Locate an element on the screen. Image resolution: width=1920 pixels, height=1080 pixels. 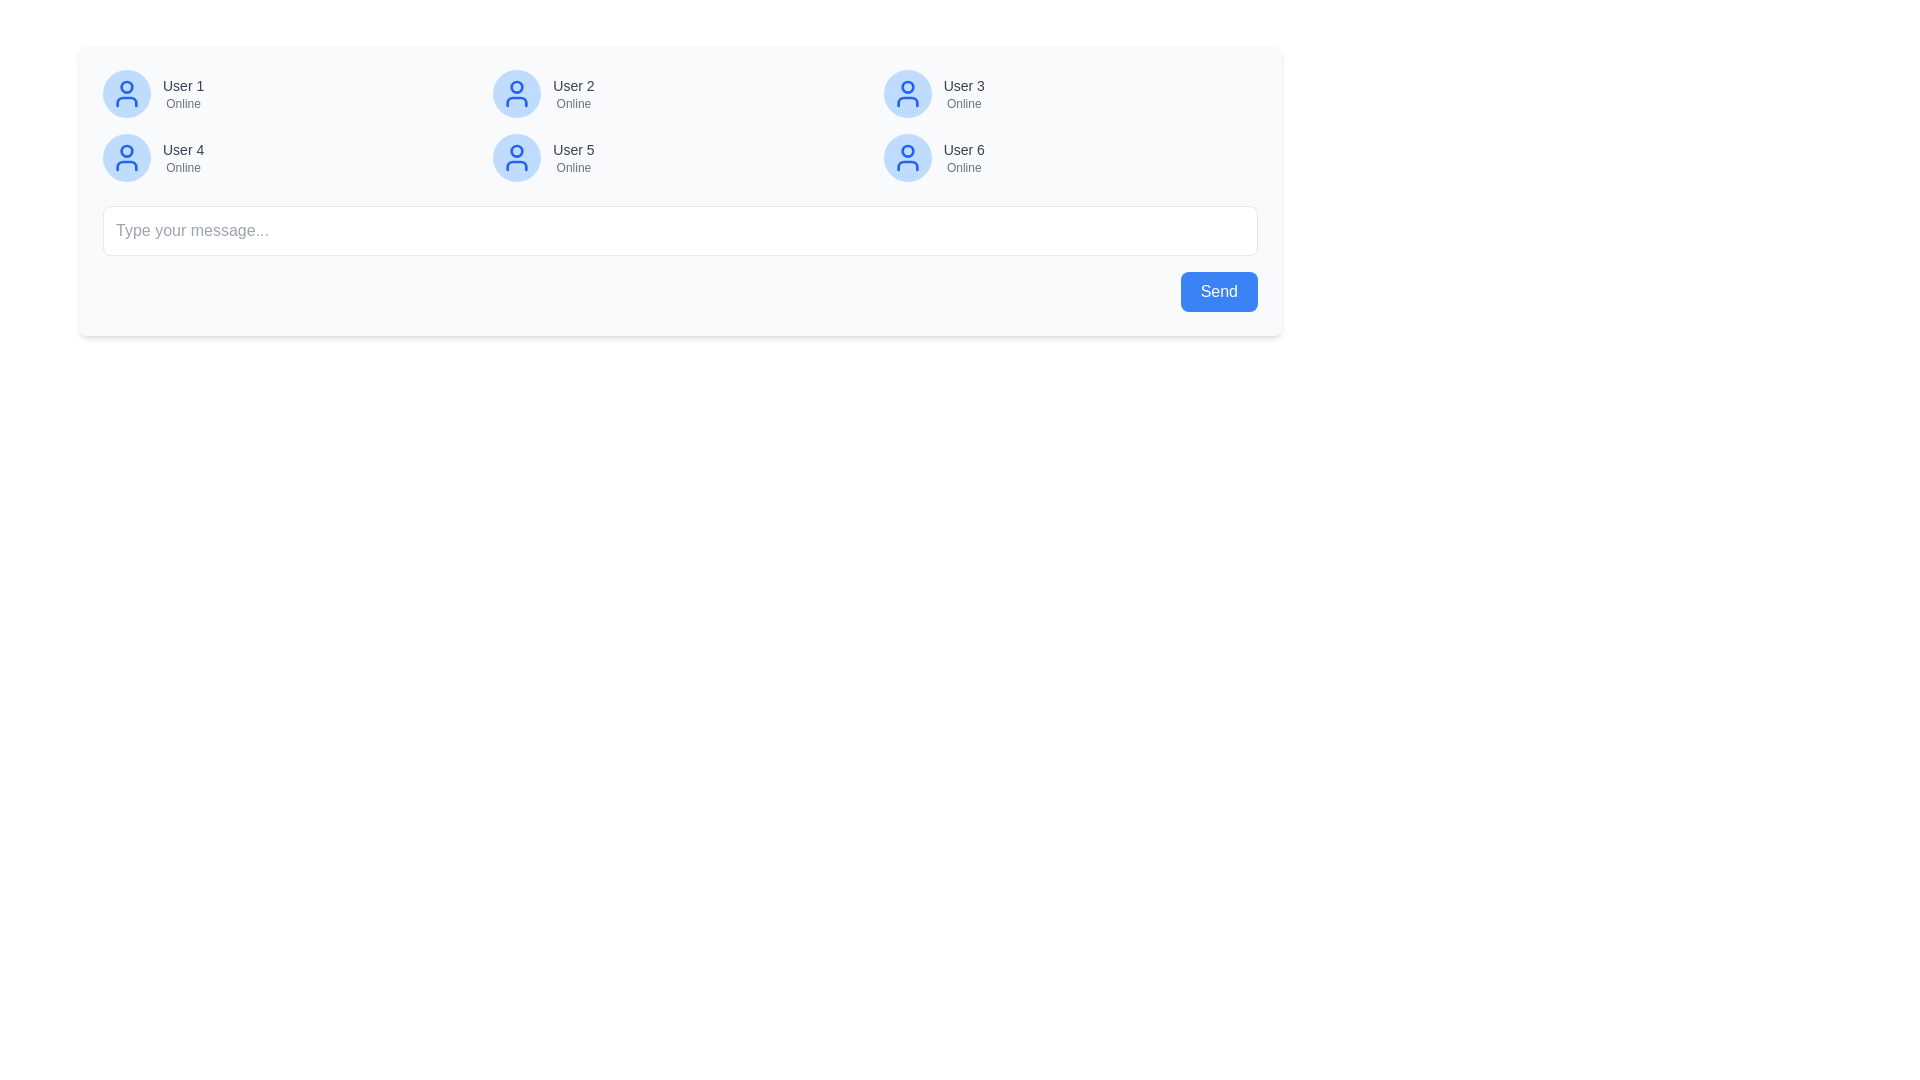
the static text display showing 'User 6' and 'Online', located in the second row, second column of the user elements grid is located at coordinates (964, 157).